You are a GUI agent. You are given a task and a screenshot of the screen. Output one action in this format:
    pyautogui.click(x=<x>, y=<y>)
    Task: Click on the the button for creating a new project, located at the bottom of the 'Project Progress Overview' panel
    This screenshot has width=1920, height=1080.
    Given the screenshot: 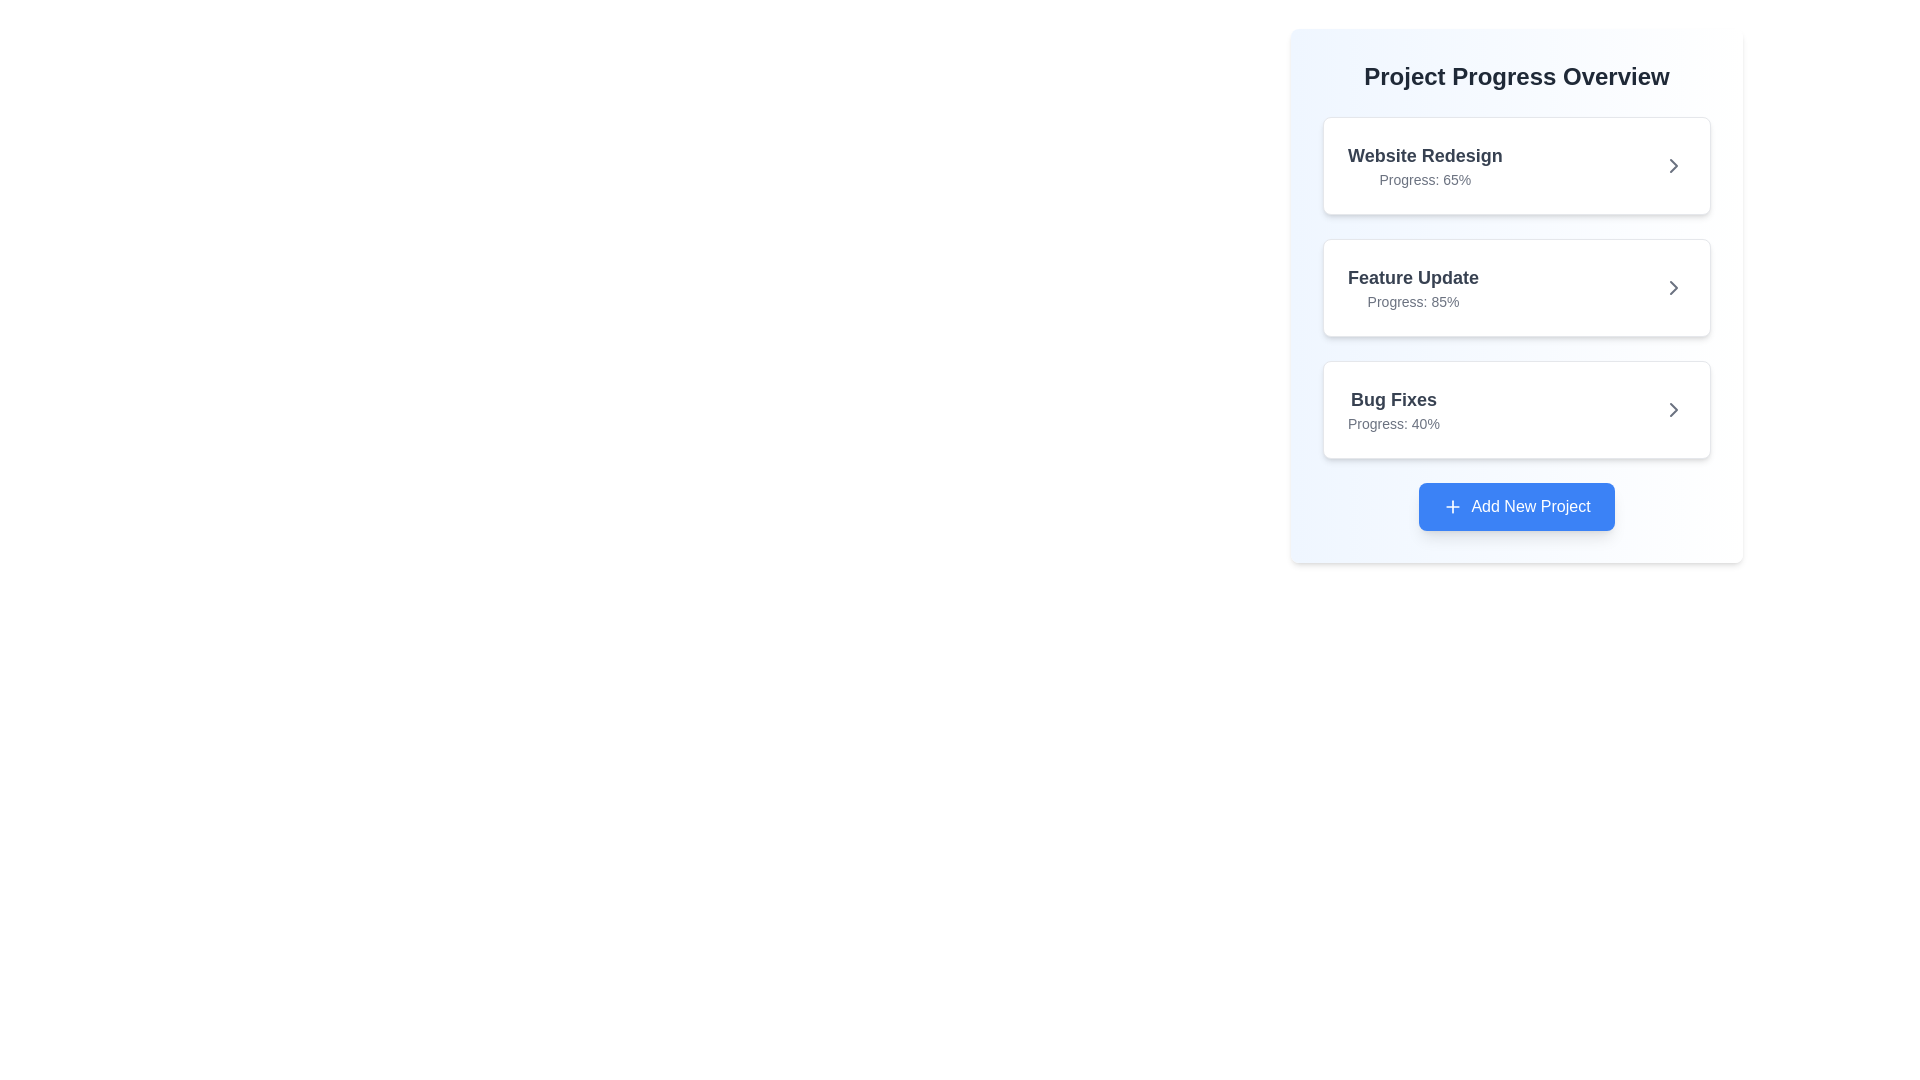 What is the action you would take?
    pyautogui.click(x=1516, y=505)
    